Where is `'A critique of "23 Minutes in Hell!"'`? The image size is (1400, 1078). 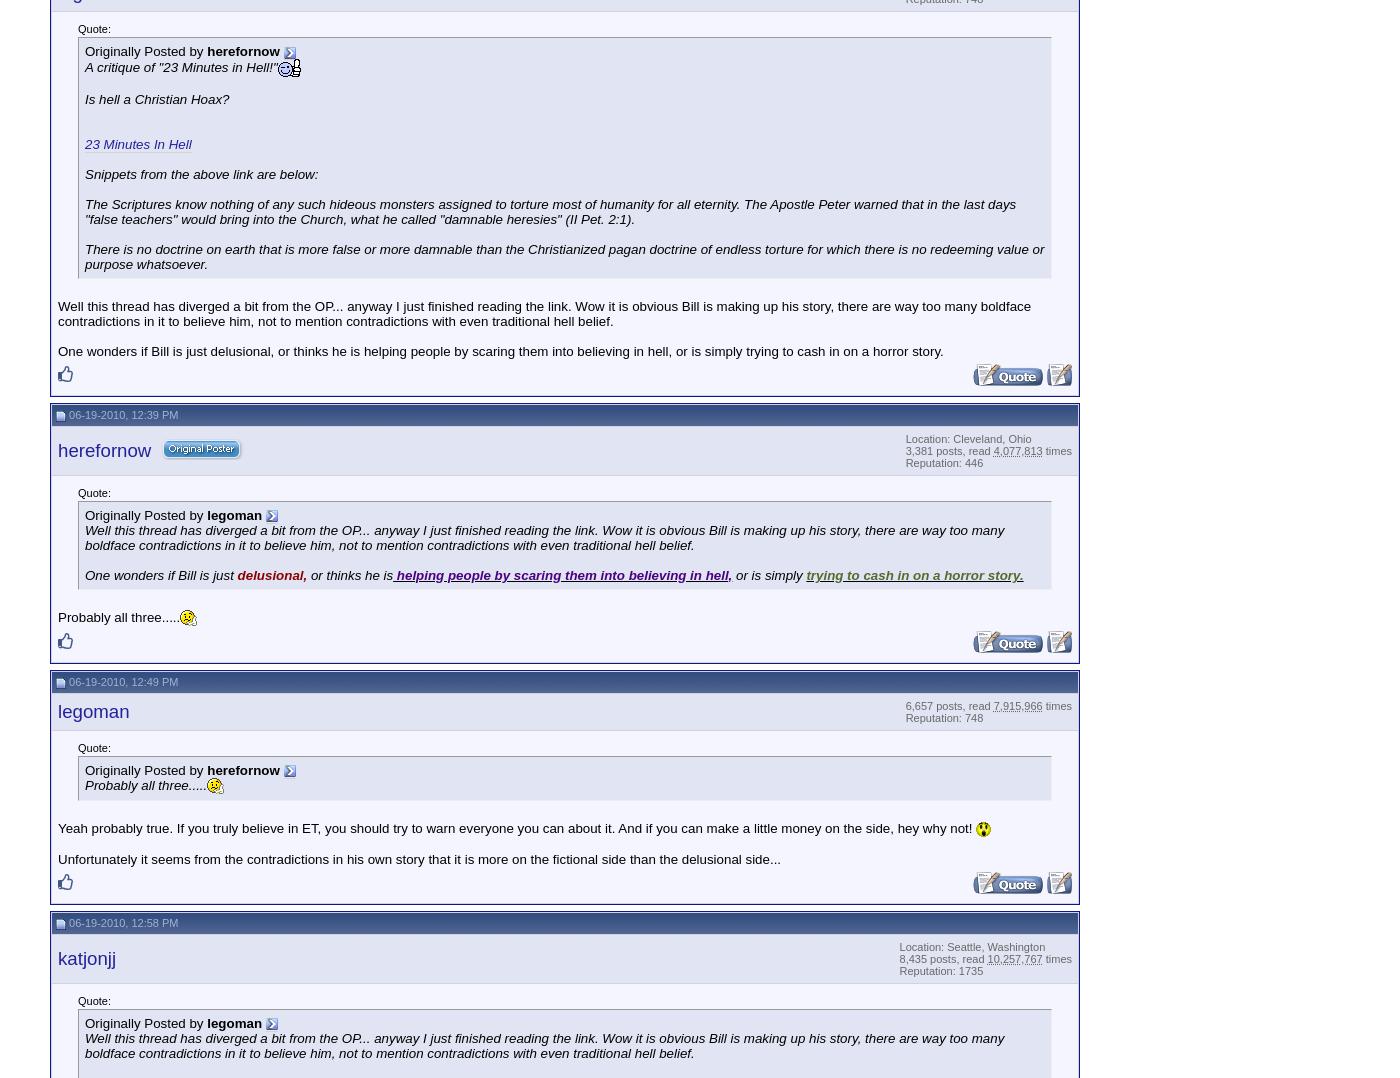 'A critique of "23 Minutes in Hell!"' is located at coordinates (181, 66).